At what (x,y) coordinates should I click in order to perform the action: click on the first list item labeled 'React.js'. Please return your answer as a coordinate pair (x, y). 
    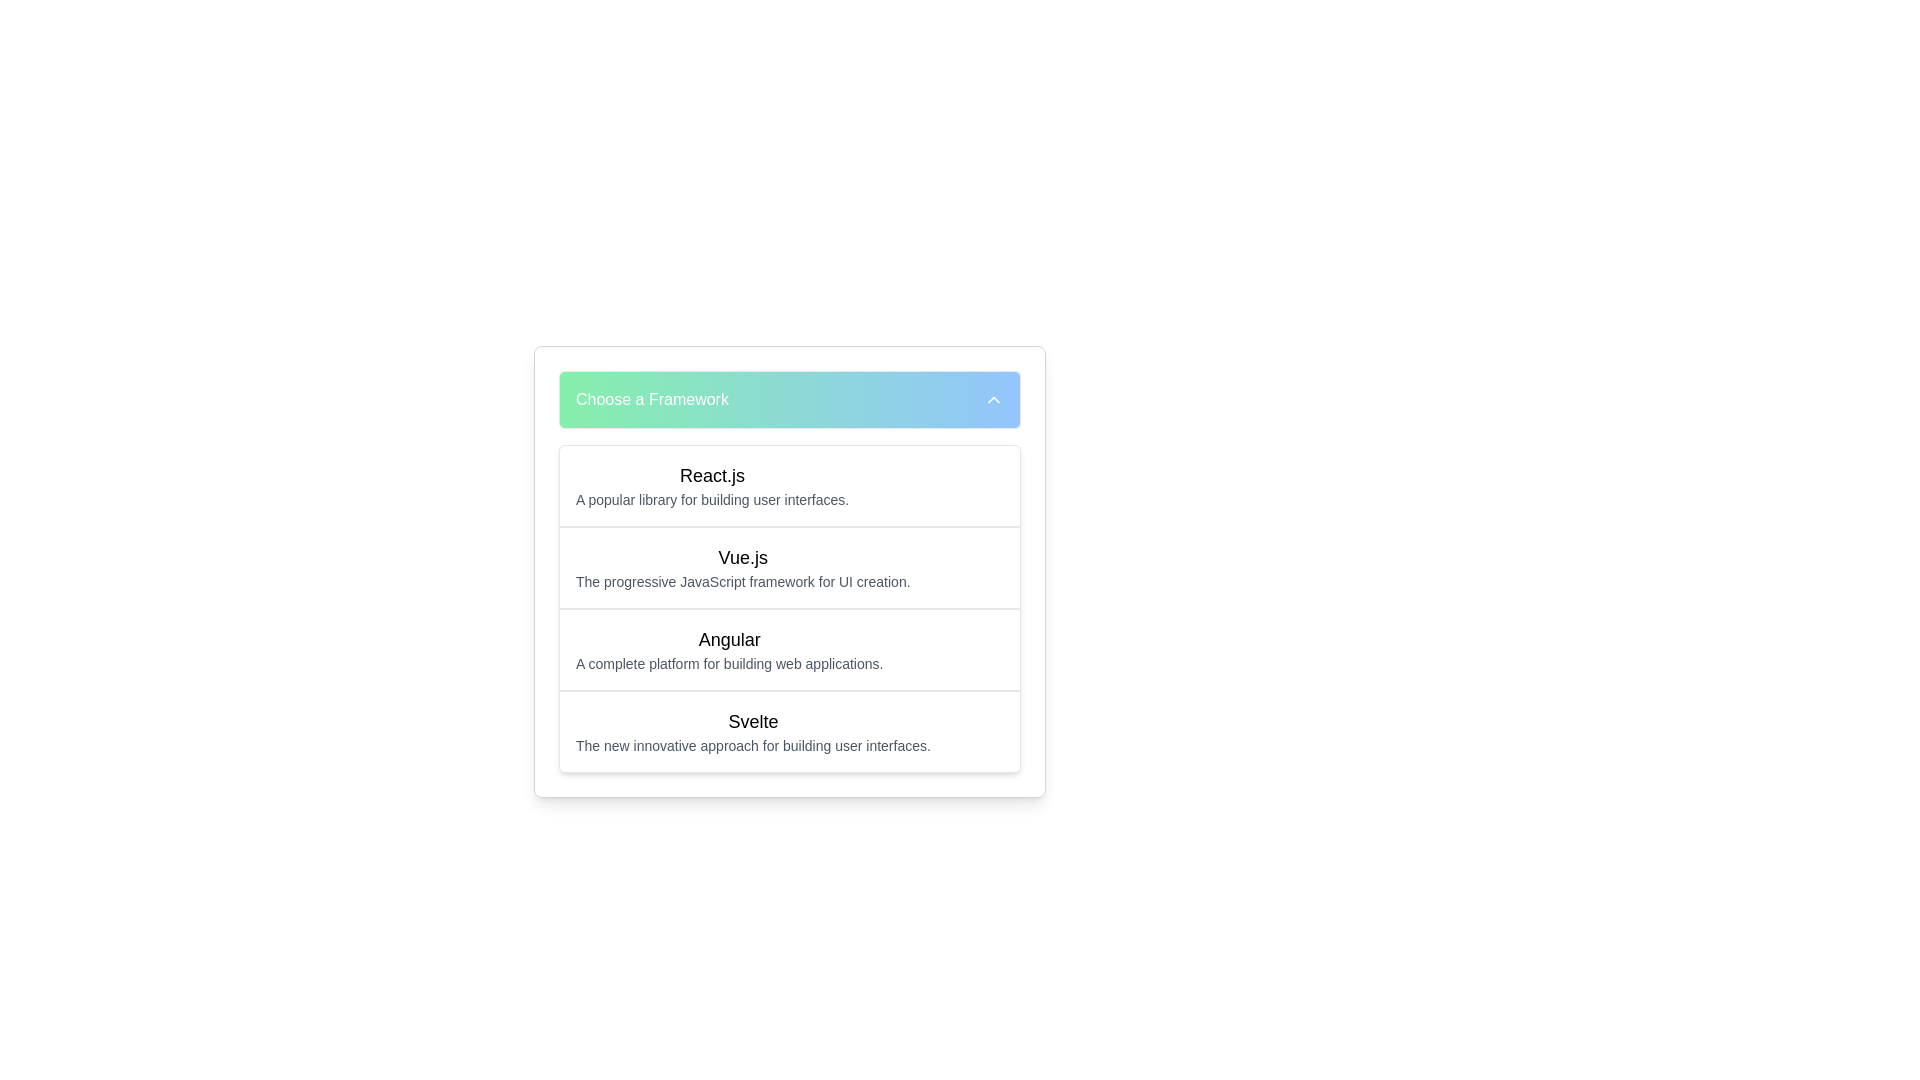
    Looking at the image, I should click on (789, 486).